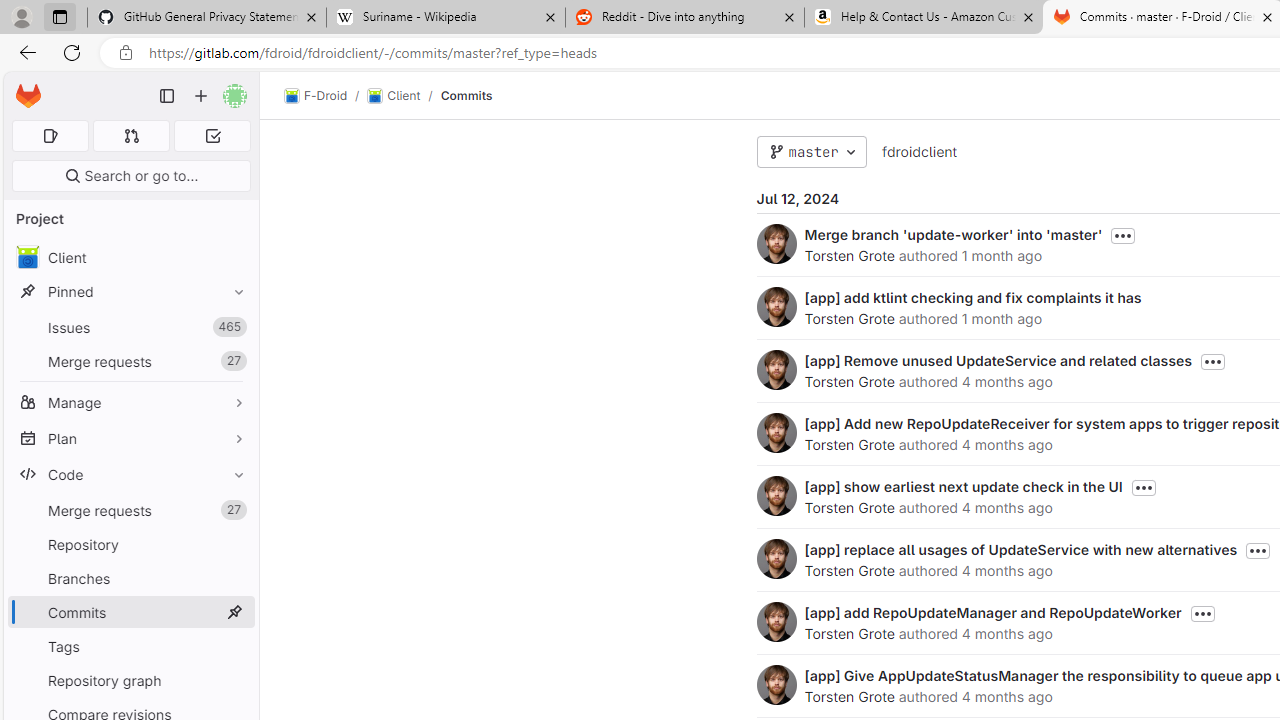  What do you see at coordinates (234, 611) in the screenshot?
I see `'Pin Commits'` at bounding box center [234, 611].